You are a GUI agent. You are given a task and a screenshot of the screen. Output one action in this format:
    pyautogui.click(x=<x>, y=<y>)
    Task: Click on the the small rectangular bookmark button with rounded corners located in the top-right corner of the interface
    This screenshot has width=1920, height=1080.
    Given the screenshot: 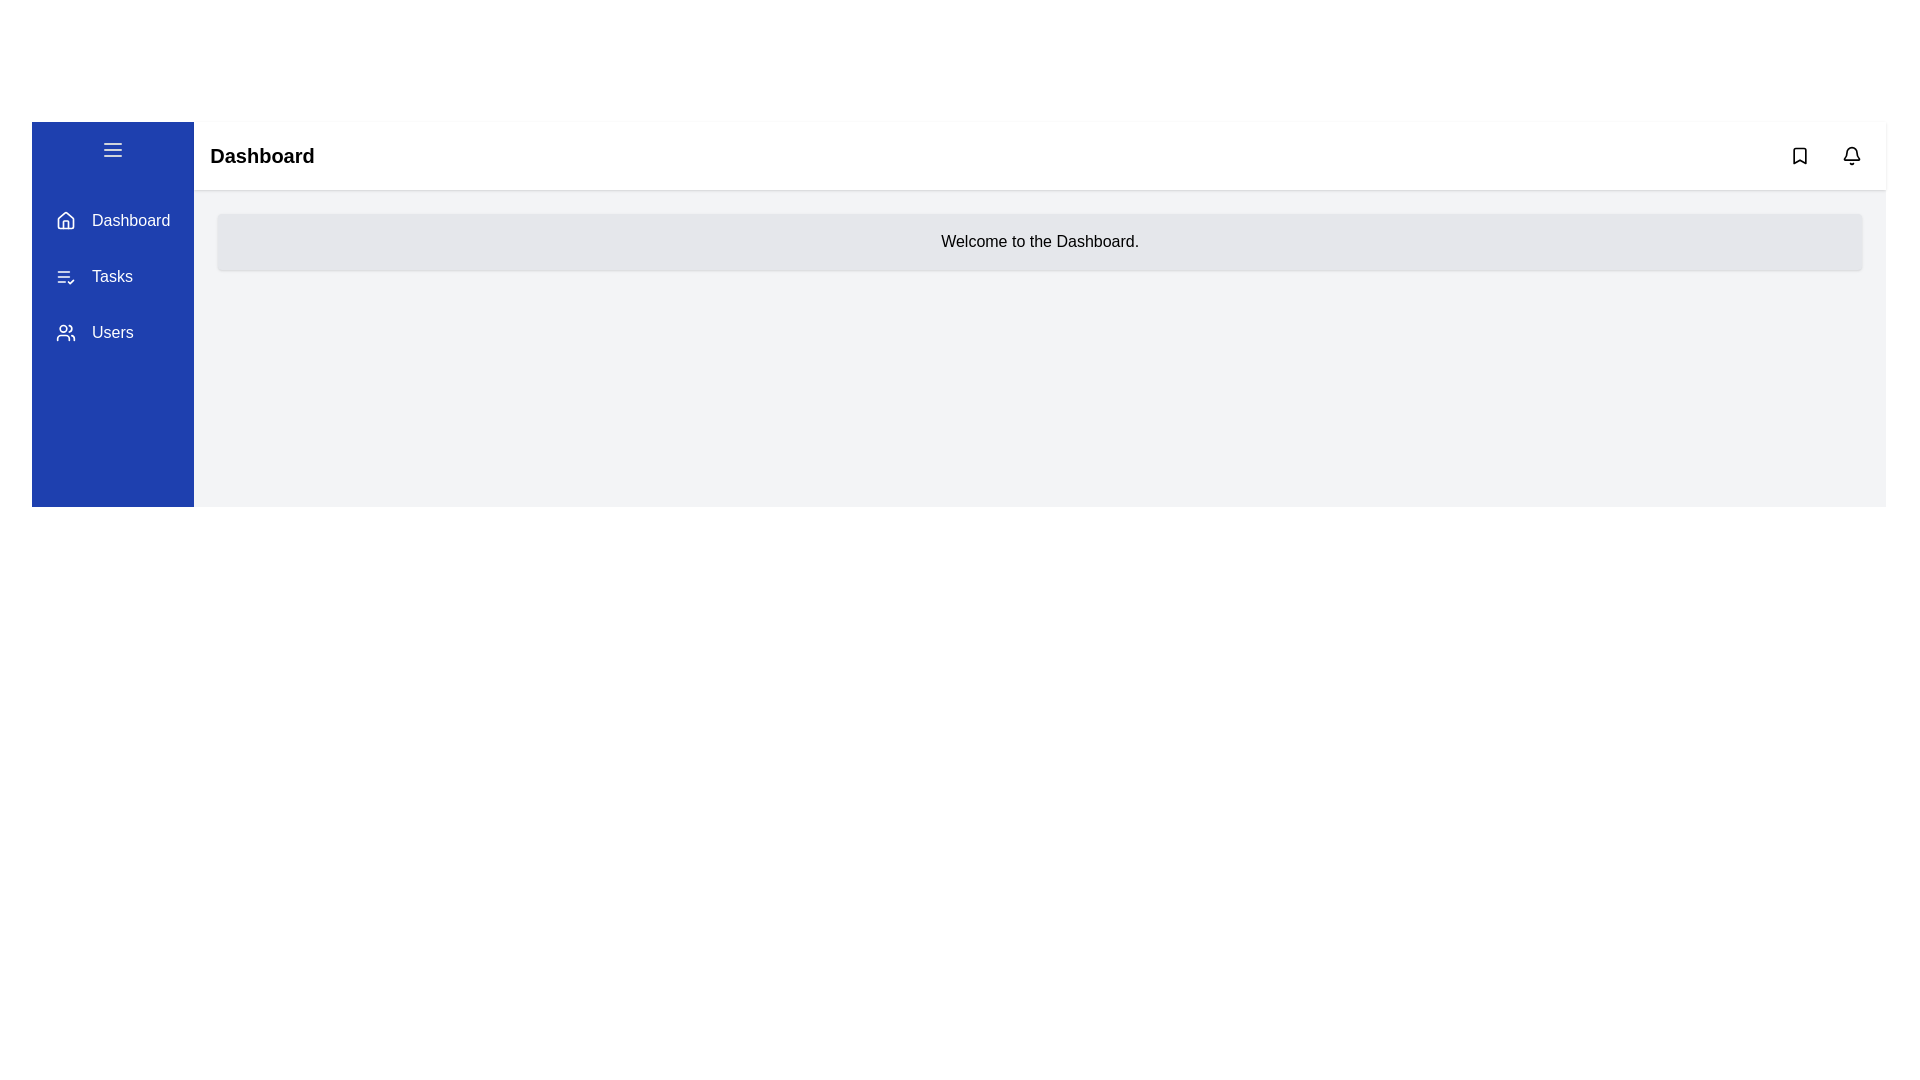 What is the action you would take?
    pyautogui.click(x=1800, y=154)
    